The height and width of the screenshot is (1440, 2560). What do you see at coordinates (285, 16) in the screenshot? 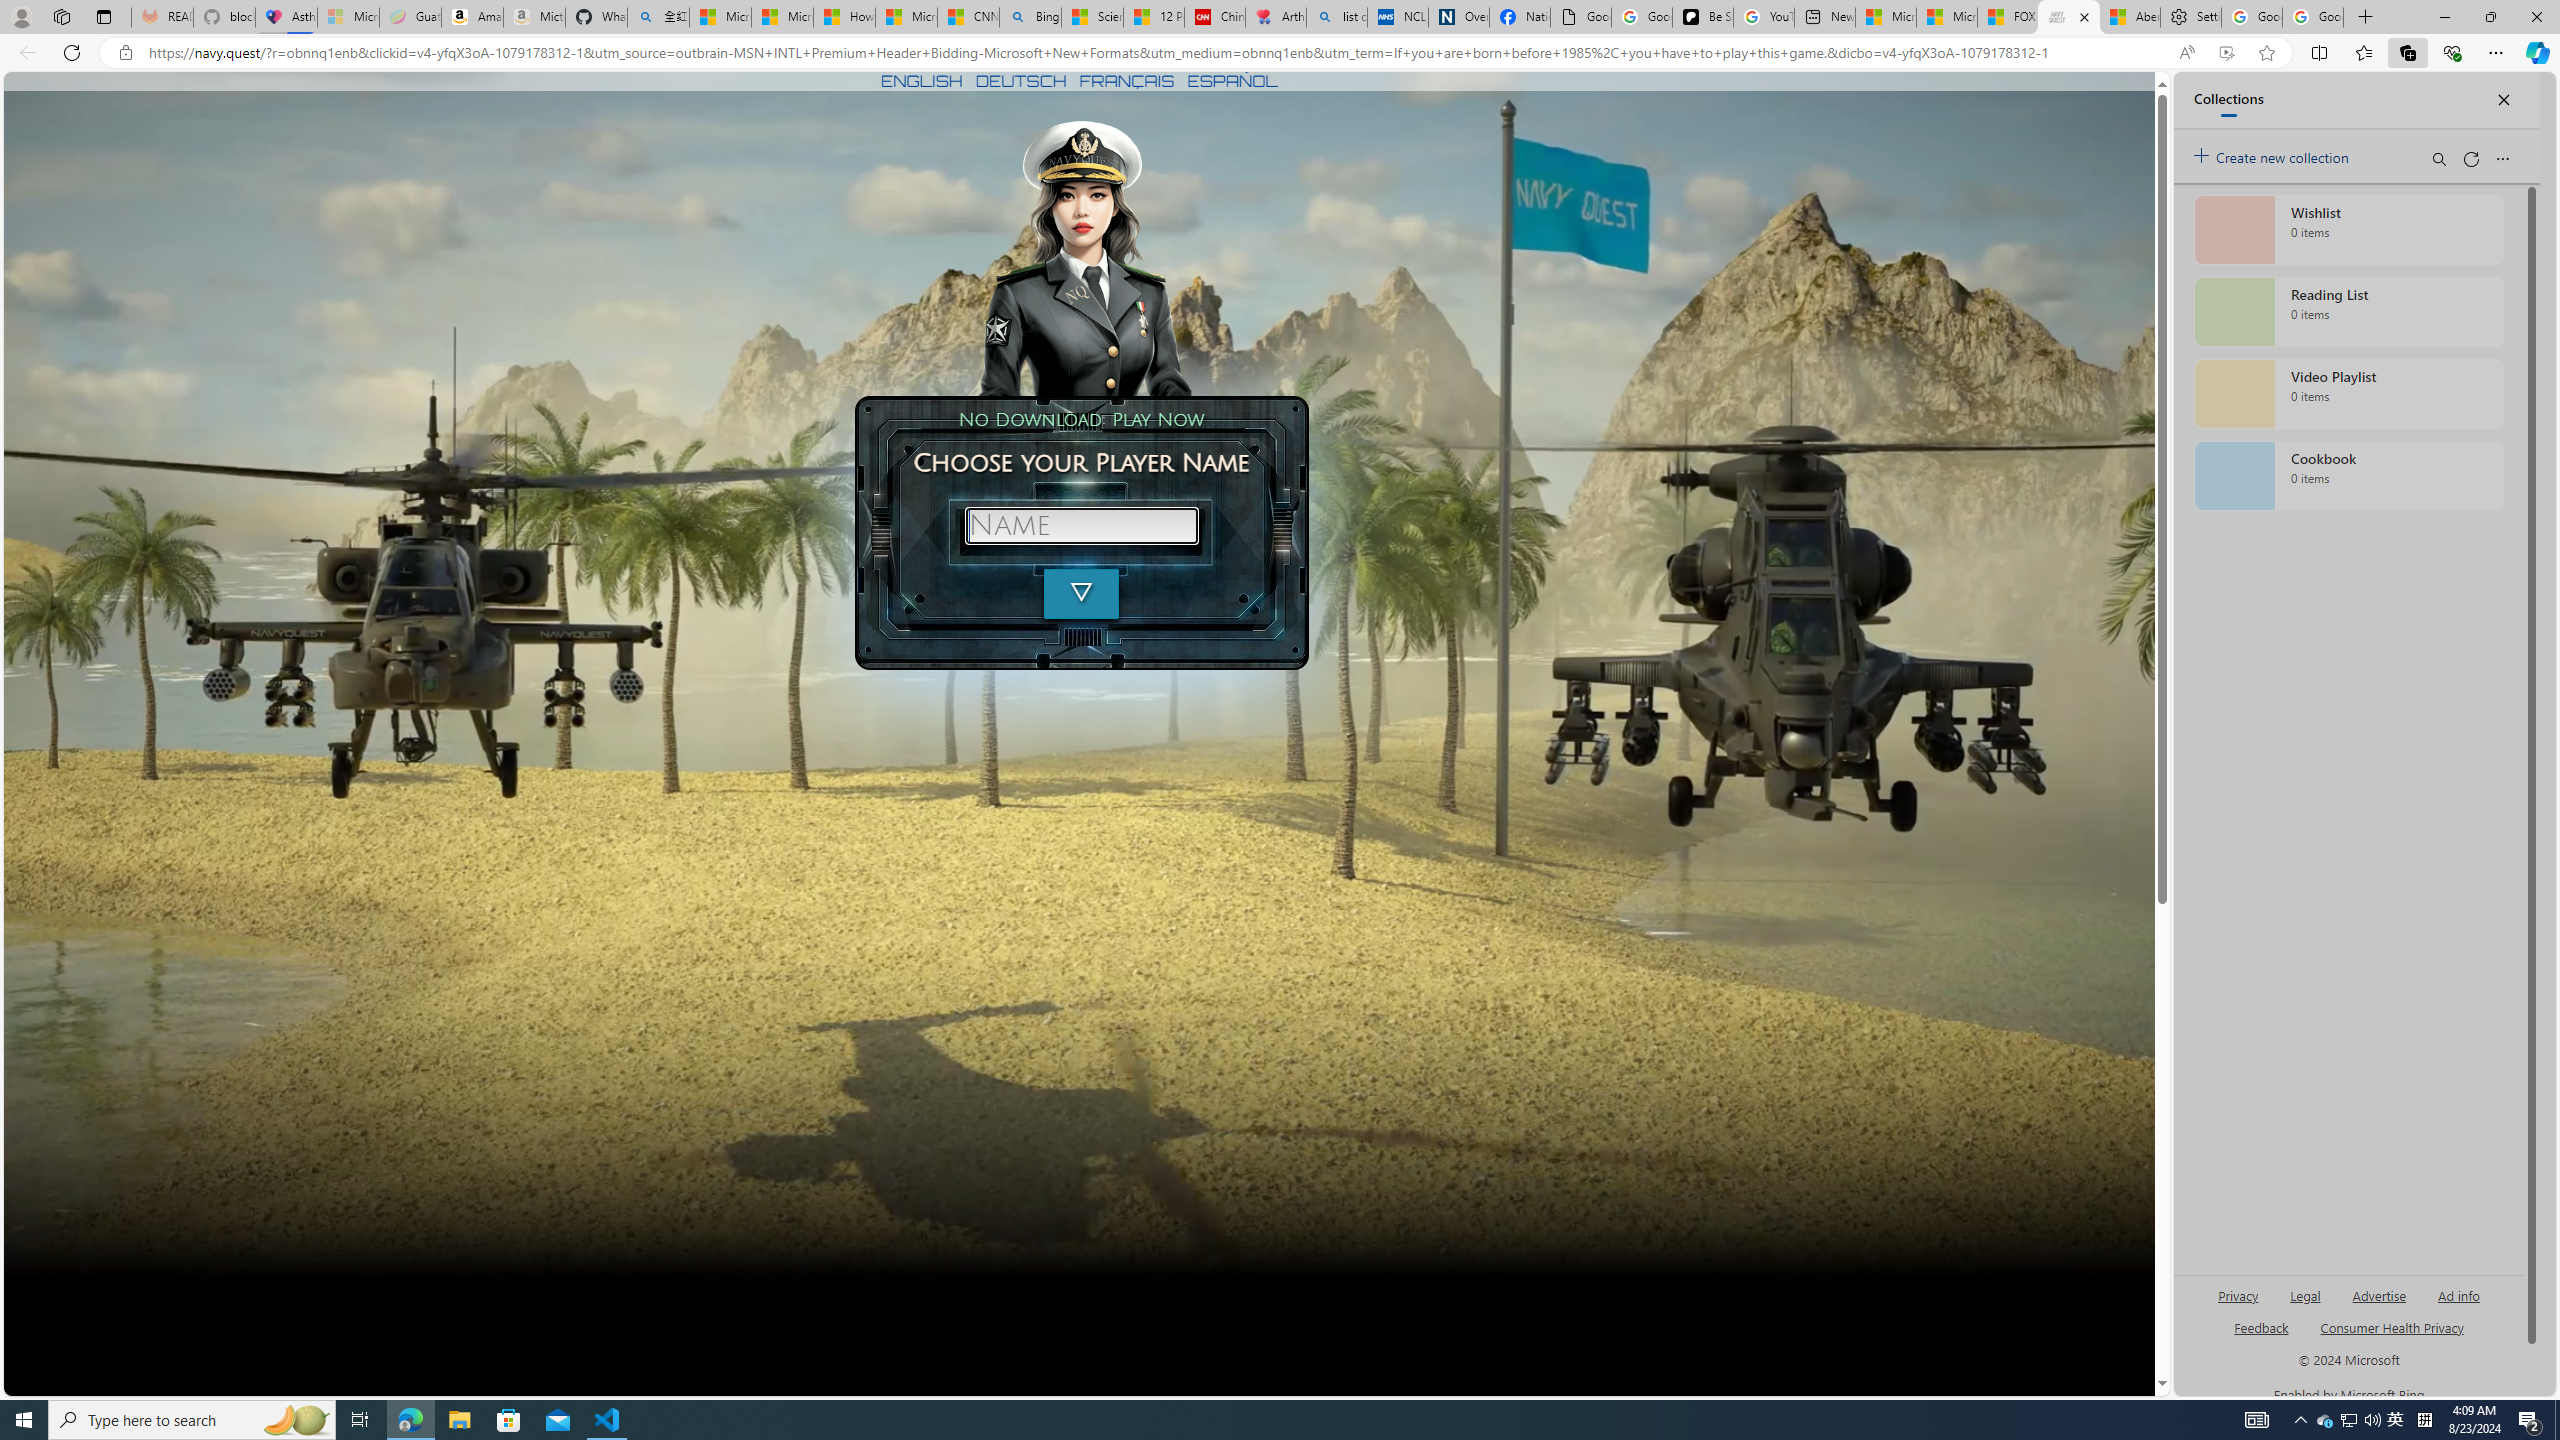
I see `'Asthma Inhalers: Names and Types'` at bounding box center [285, 16].